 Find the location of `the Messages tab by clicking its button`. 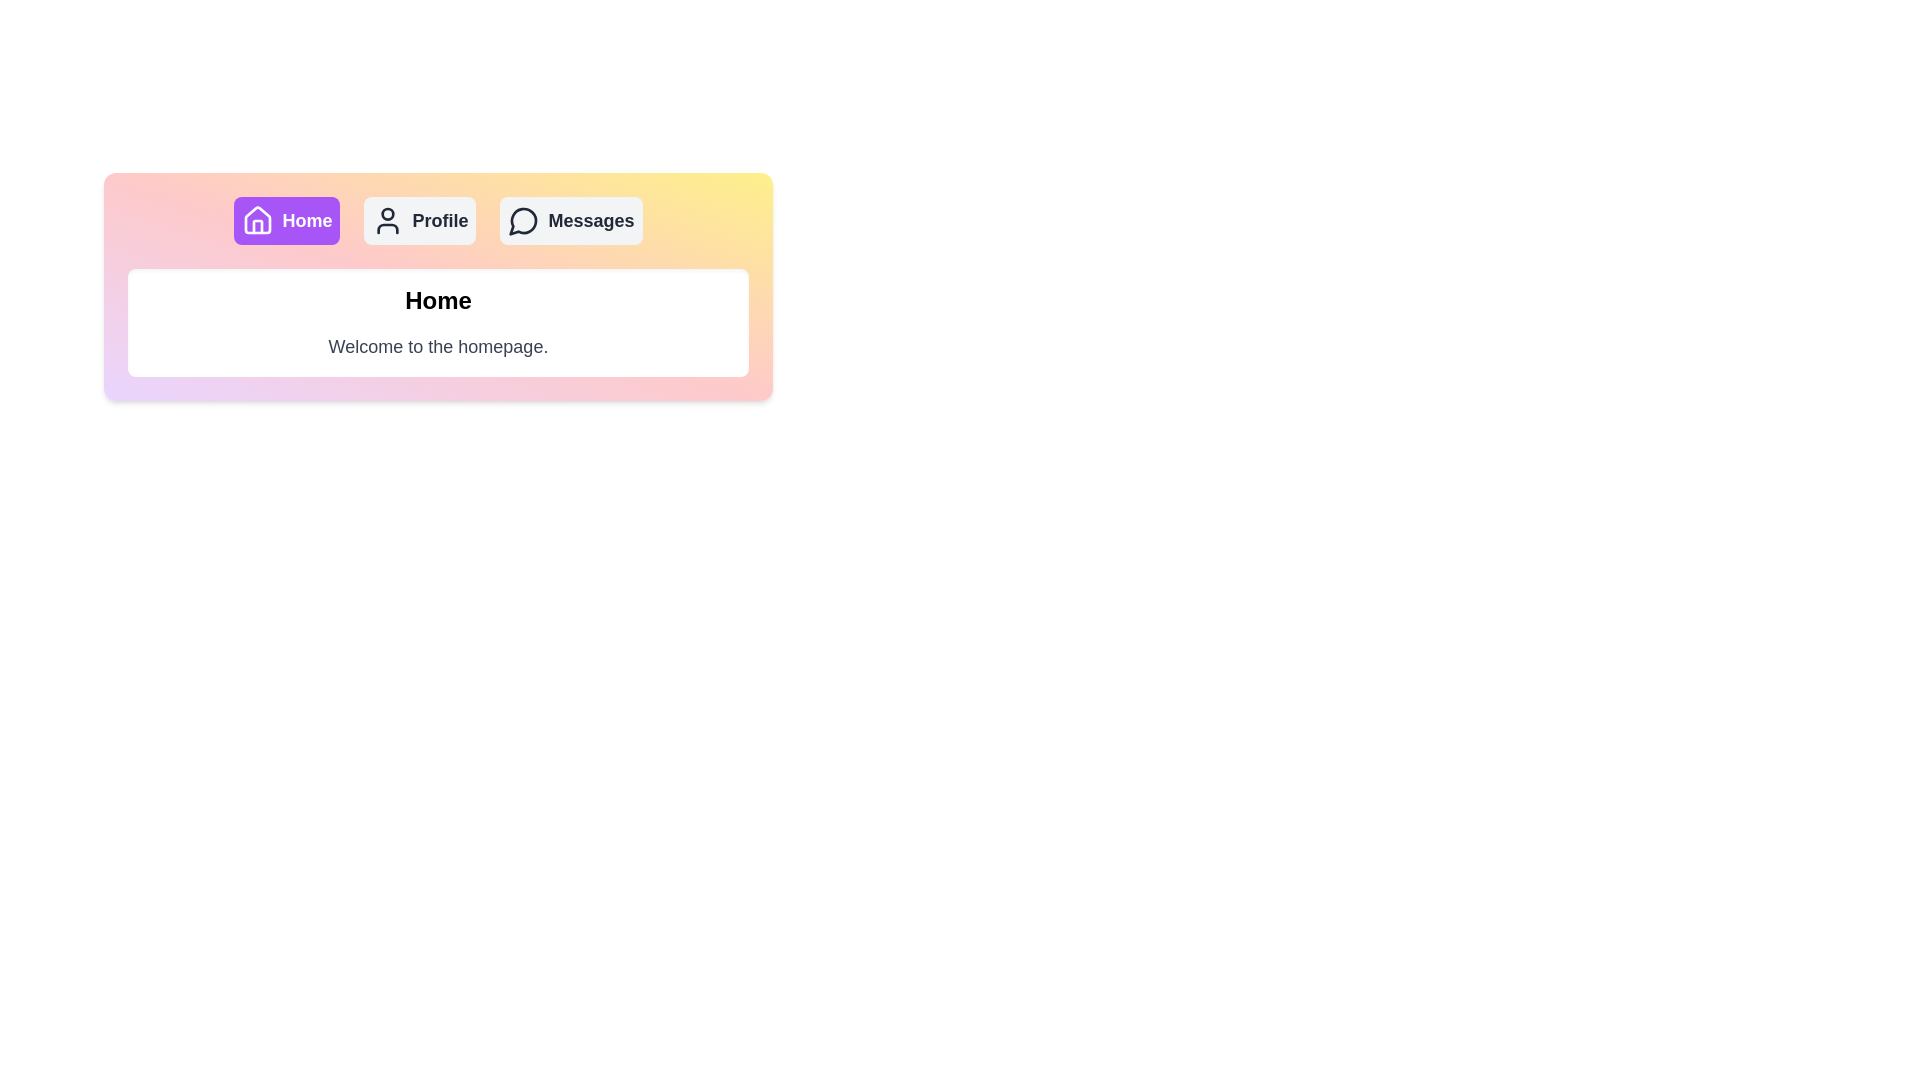

the Messages tab by clicking its button is located at coordinates (570, 220).